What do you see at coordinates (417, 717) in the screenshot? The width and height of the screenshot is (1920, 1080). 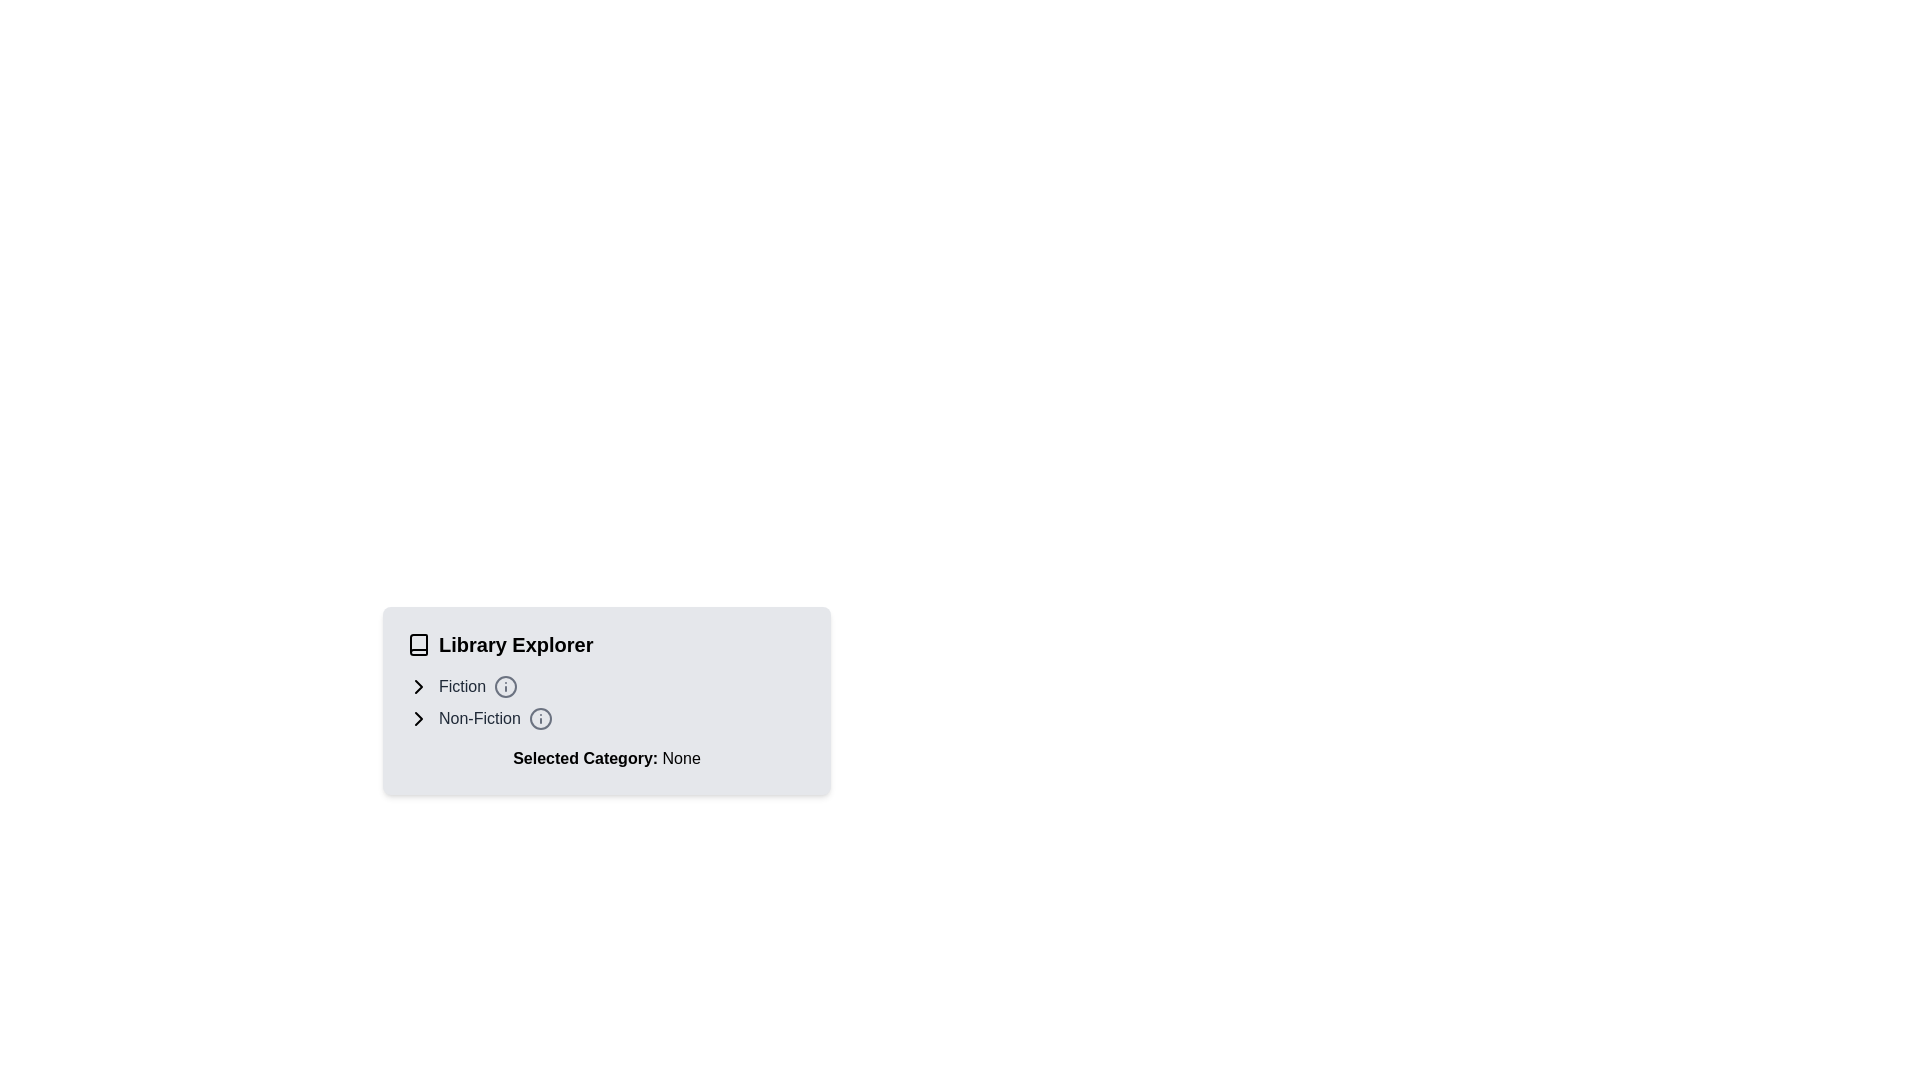 I see `the right-pointing chevron arrow icon located to the left of the 'Non-Fiction' text label, which is used for navigation or expansion` at bounding box center [417, 717].